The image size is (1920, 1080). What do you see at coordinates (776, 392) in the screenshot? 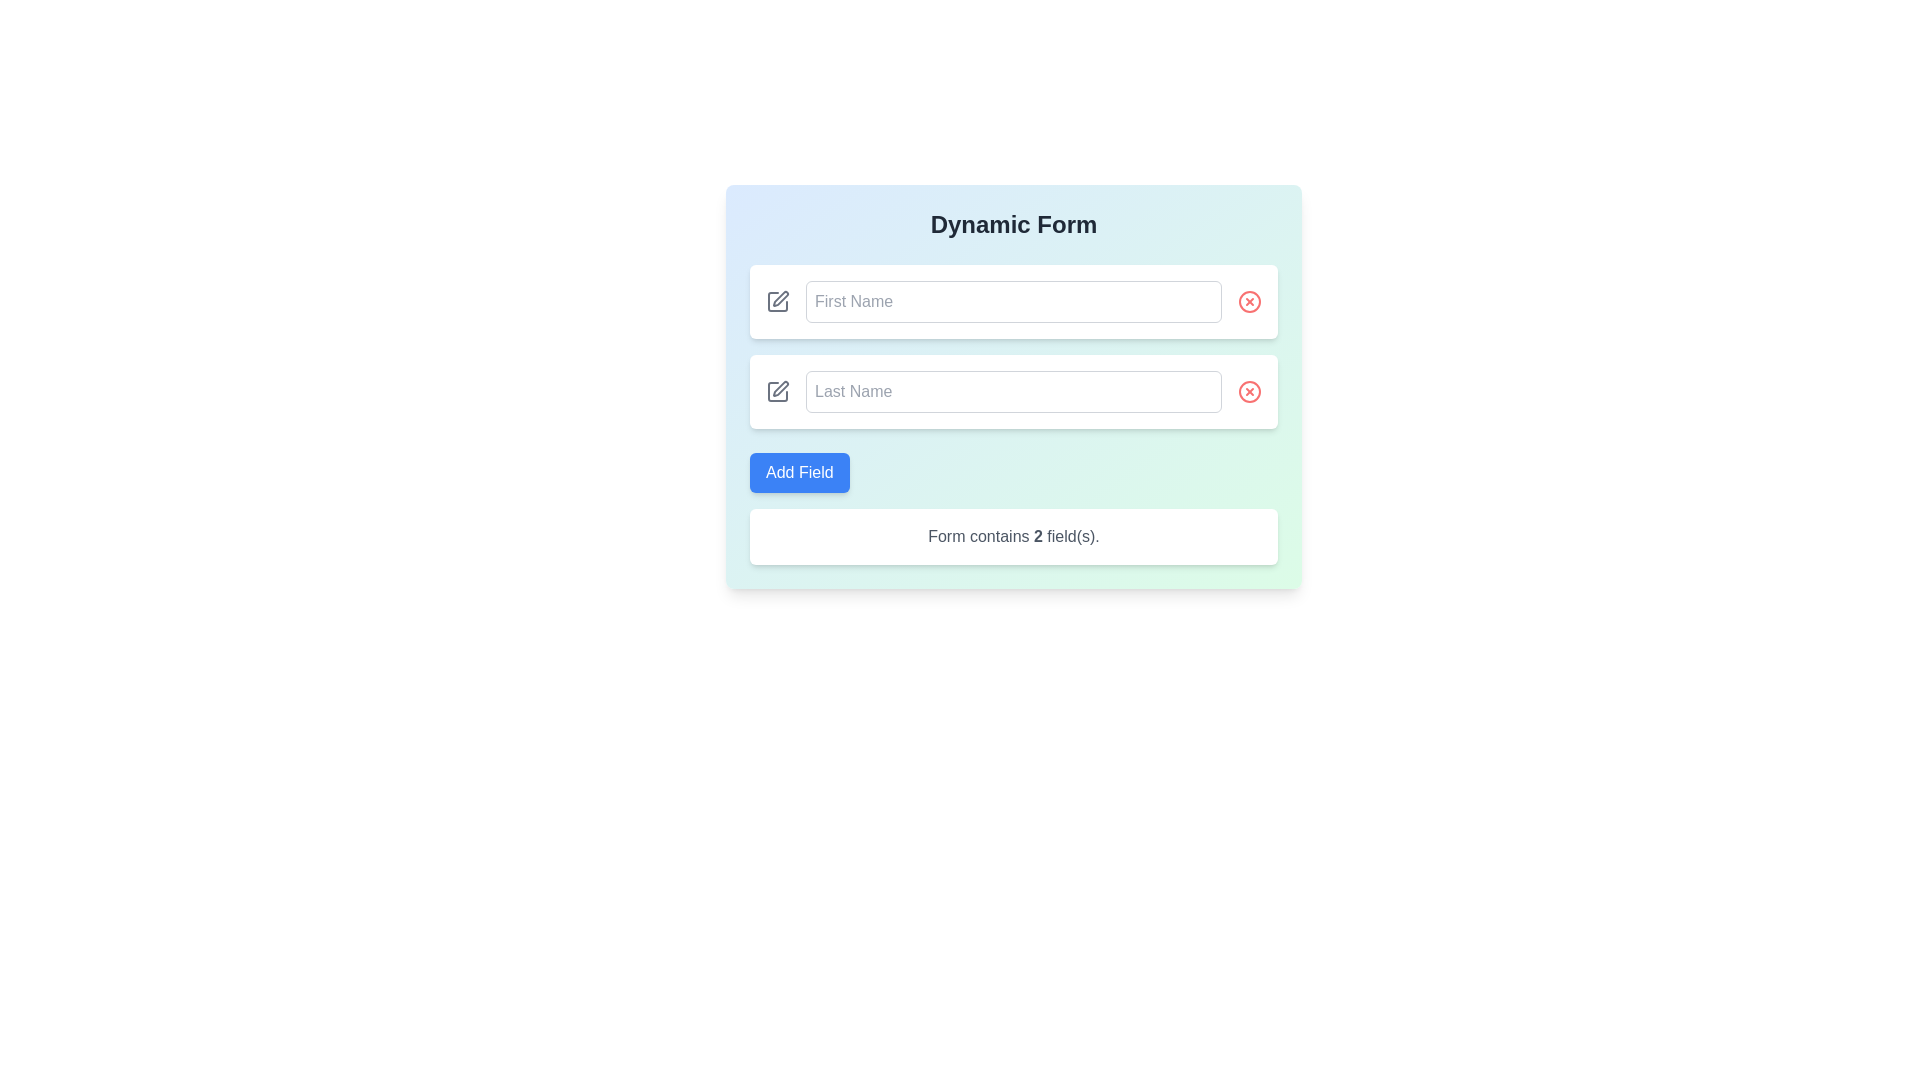
I see `the Icon component within the SVG that indicates the editable 'Last Name' input field` at bounding box center [776, 392].